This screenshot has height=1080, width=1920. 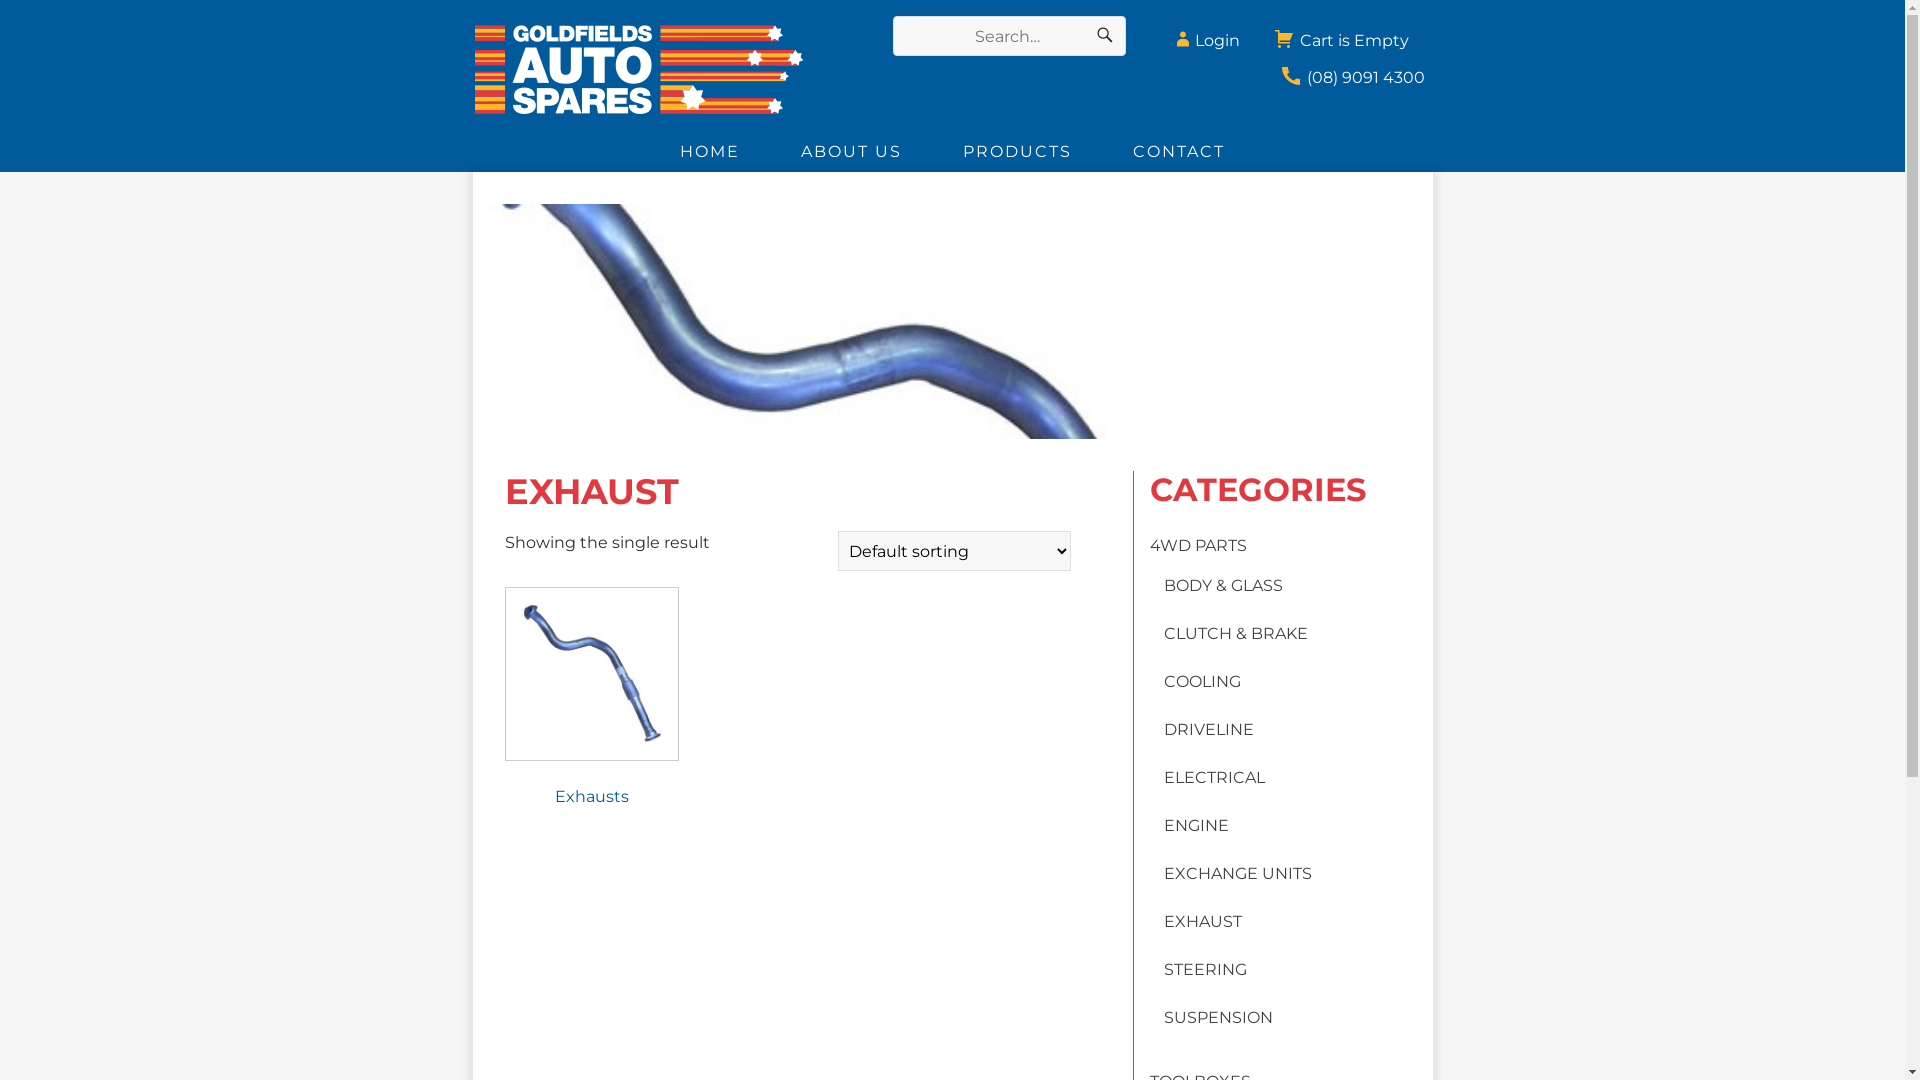 What do you see at coordinates (1208, 729) in the screenshot?
I see `'DRIVELINE'` at bounding box center [1208, 729].